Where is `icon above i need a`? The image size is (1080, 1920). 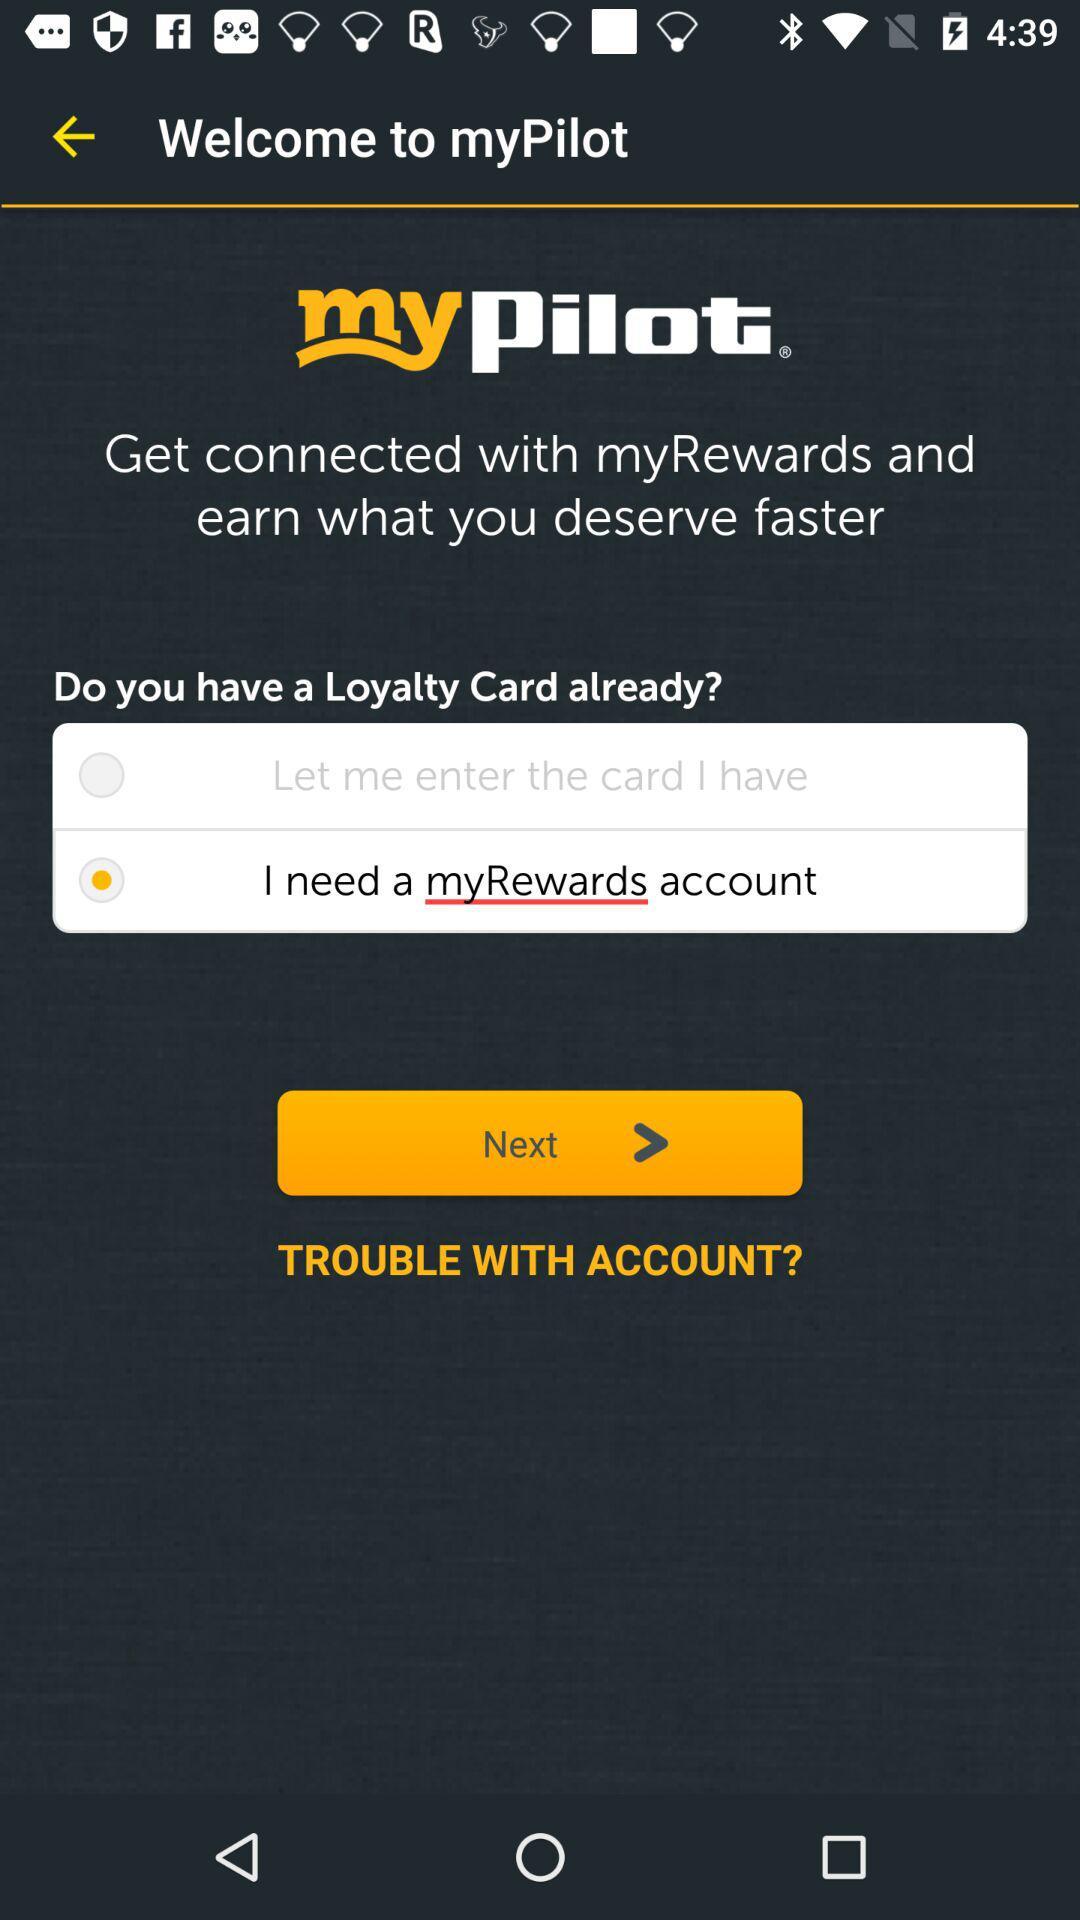
icon above i need a is located at coordinates (540, 774).